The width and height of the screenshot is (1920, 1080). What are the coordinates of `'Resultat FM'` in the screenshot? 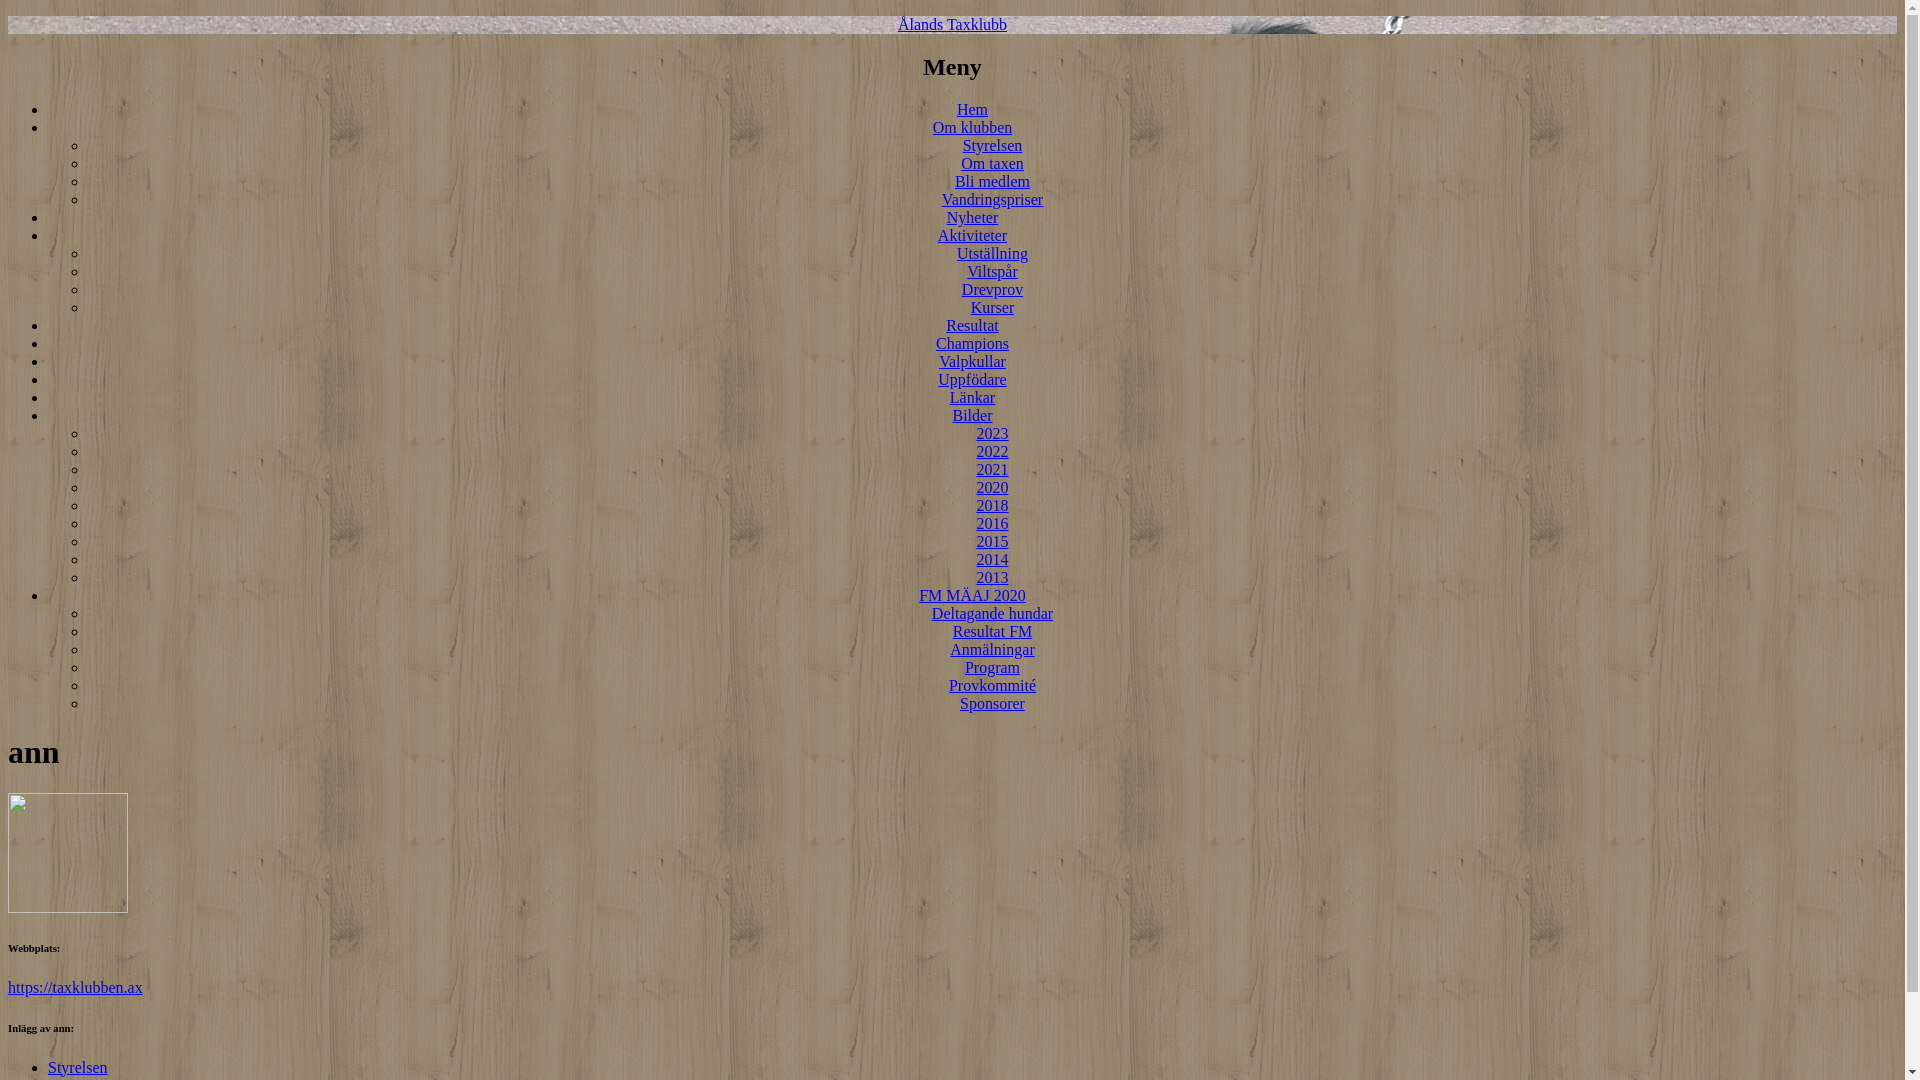 It's located at (993, 631).